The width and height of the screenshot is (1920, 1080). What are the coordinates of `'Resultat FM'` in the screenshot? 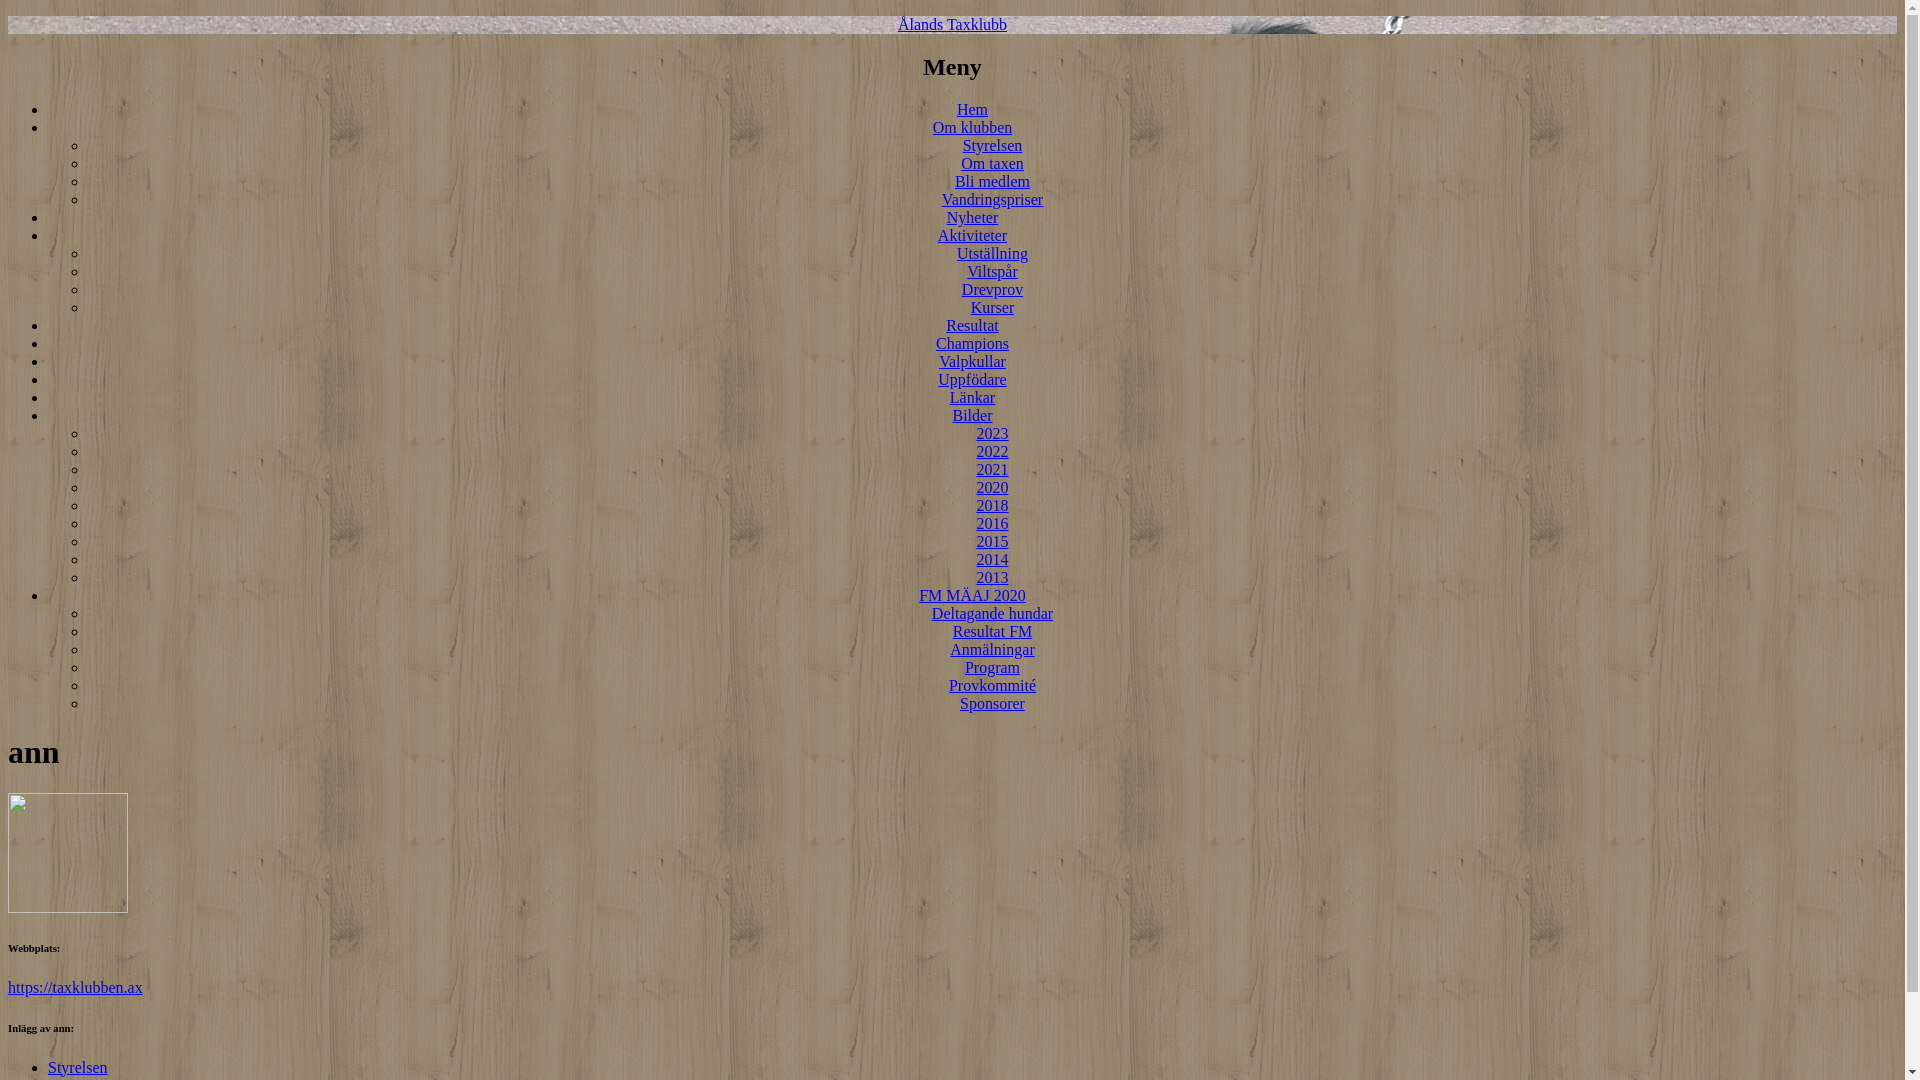 It's located at (993, 631).